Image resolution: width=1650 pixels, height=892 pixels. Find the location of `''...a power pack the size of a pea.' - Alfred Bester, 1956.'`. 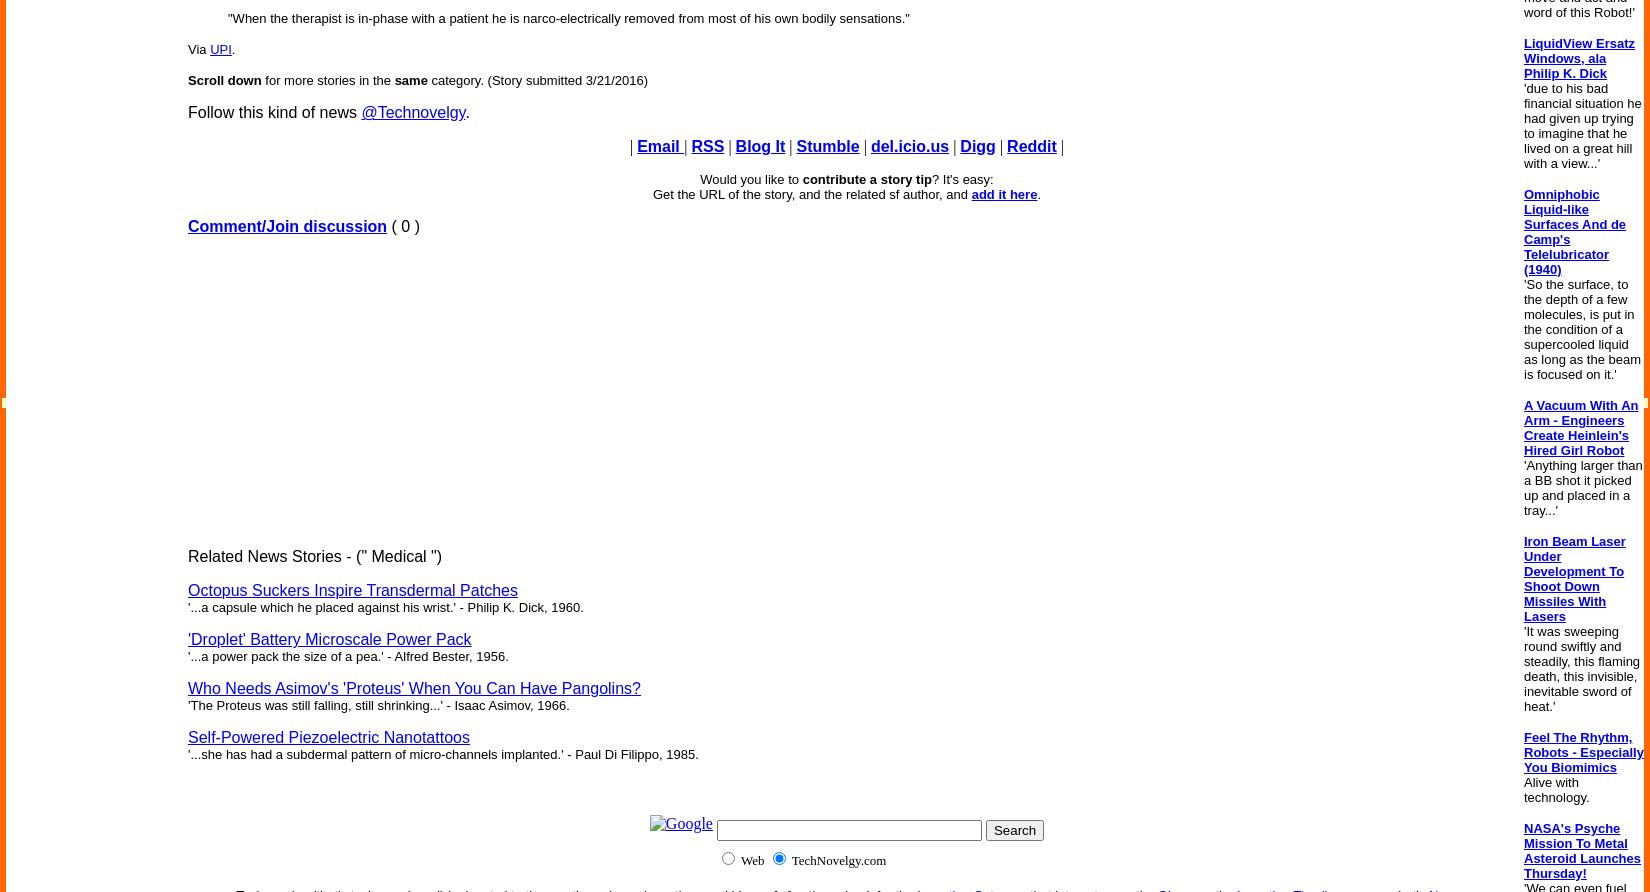

''...a power pack the size of a pea.' - Alfred Bester, 1956.' is located at coordinates (347, 655).